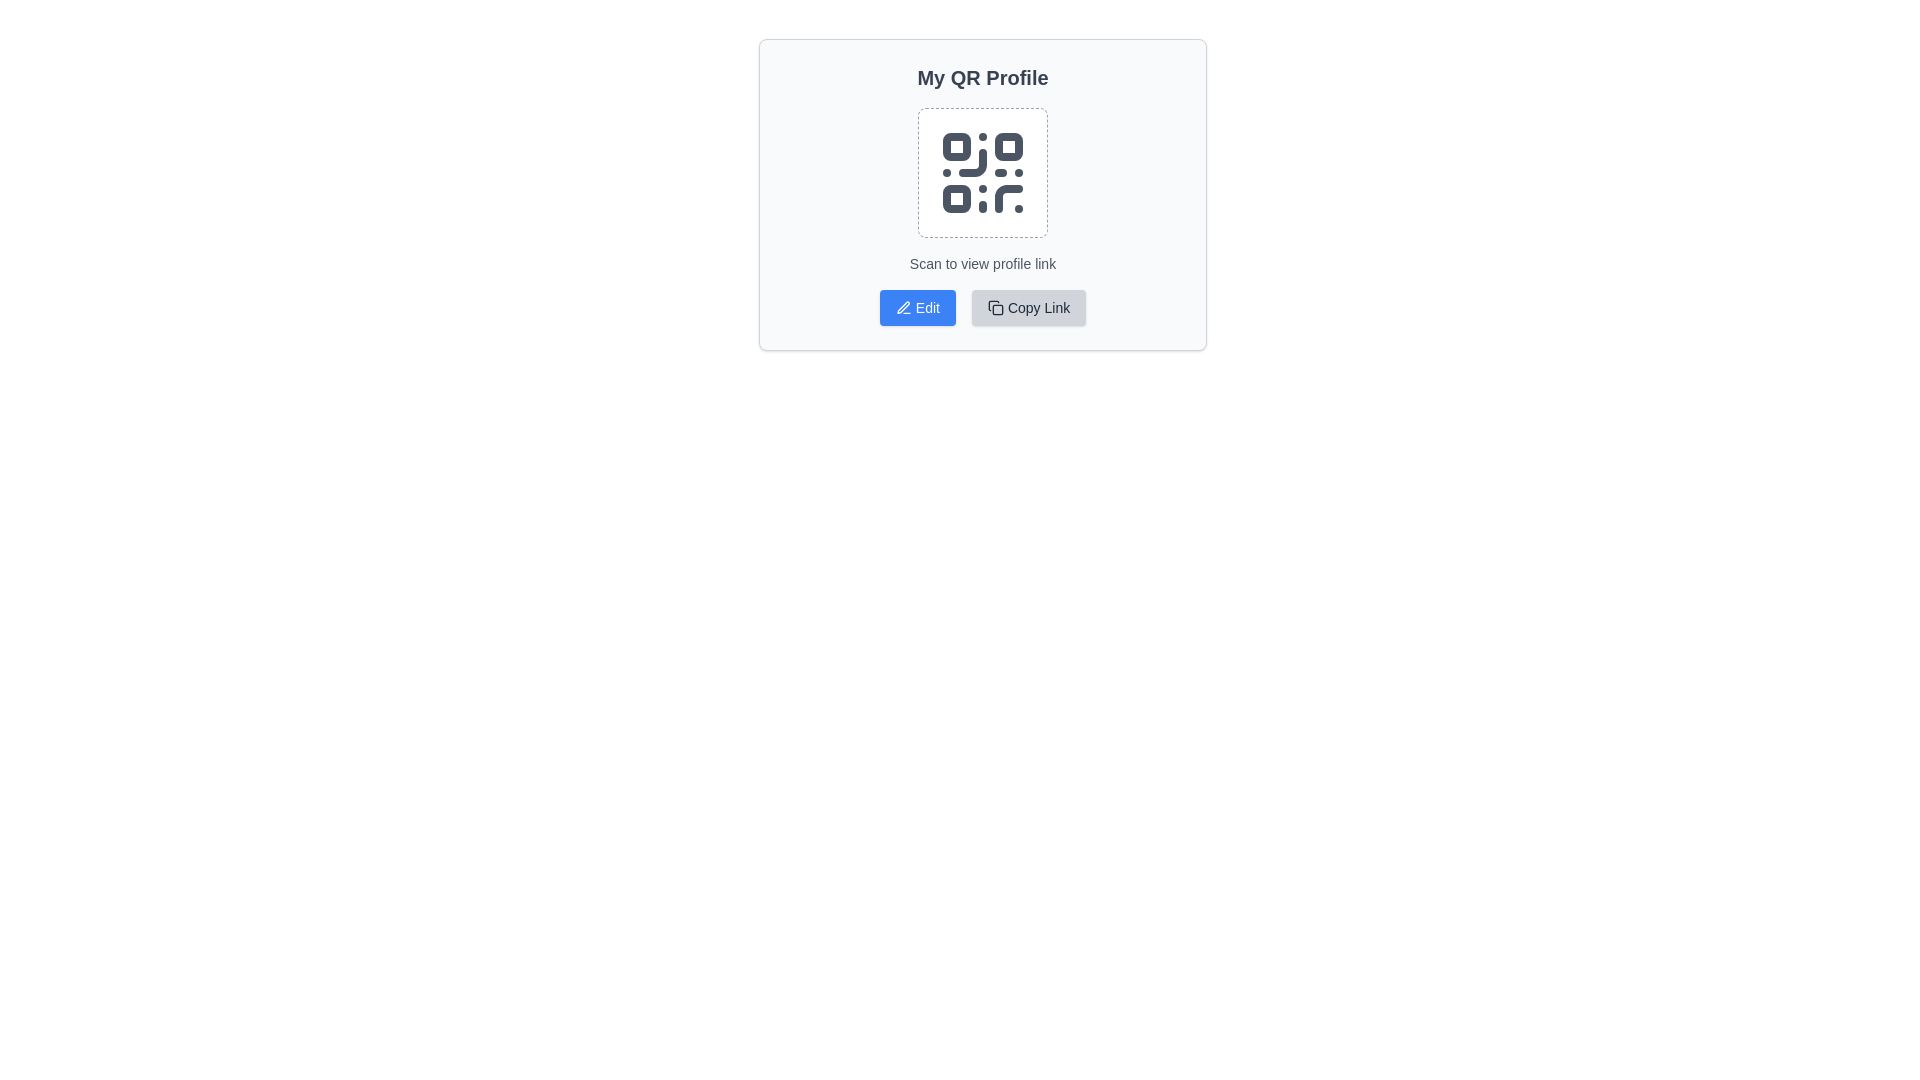 The width and height of the screenshot is (1920, 1080). Describe the element at coordinates (983, 172) in the screenshot. I see `the QR code icon with dashed borders located in the 'My QR Profile' section, positioned below the heading 'My QR Profile' to scan it with a device` at that location.